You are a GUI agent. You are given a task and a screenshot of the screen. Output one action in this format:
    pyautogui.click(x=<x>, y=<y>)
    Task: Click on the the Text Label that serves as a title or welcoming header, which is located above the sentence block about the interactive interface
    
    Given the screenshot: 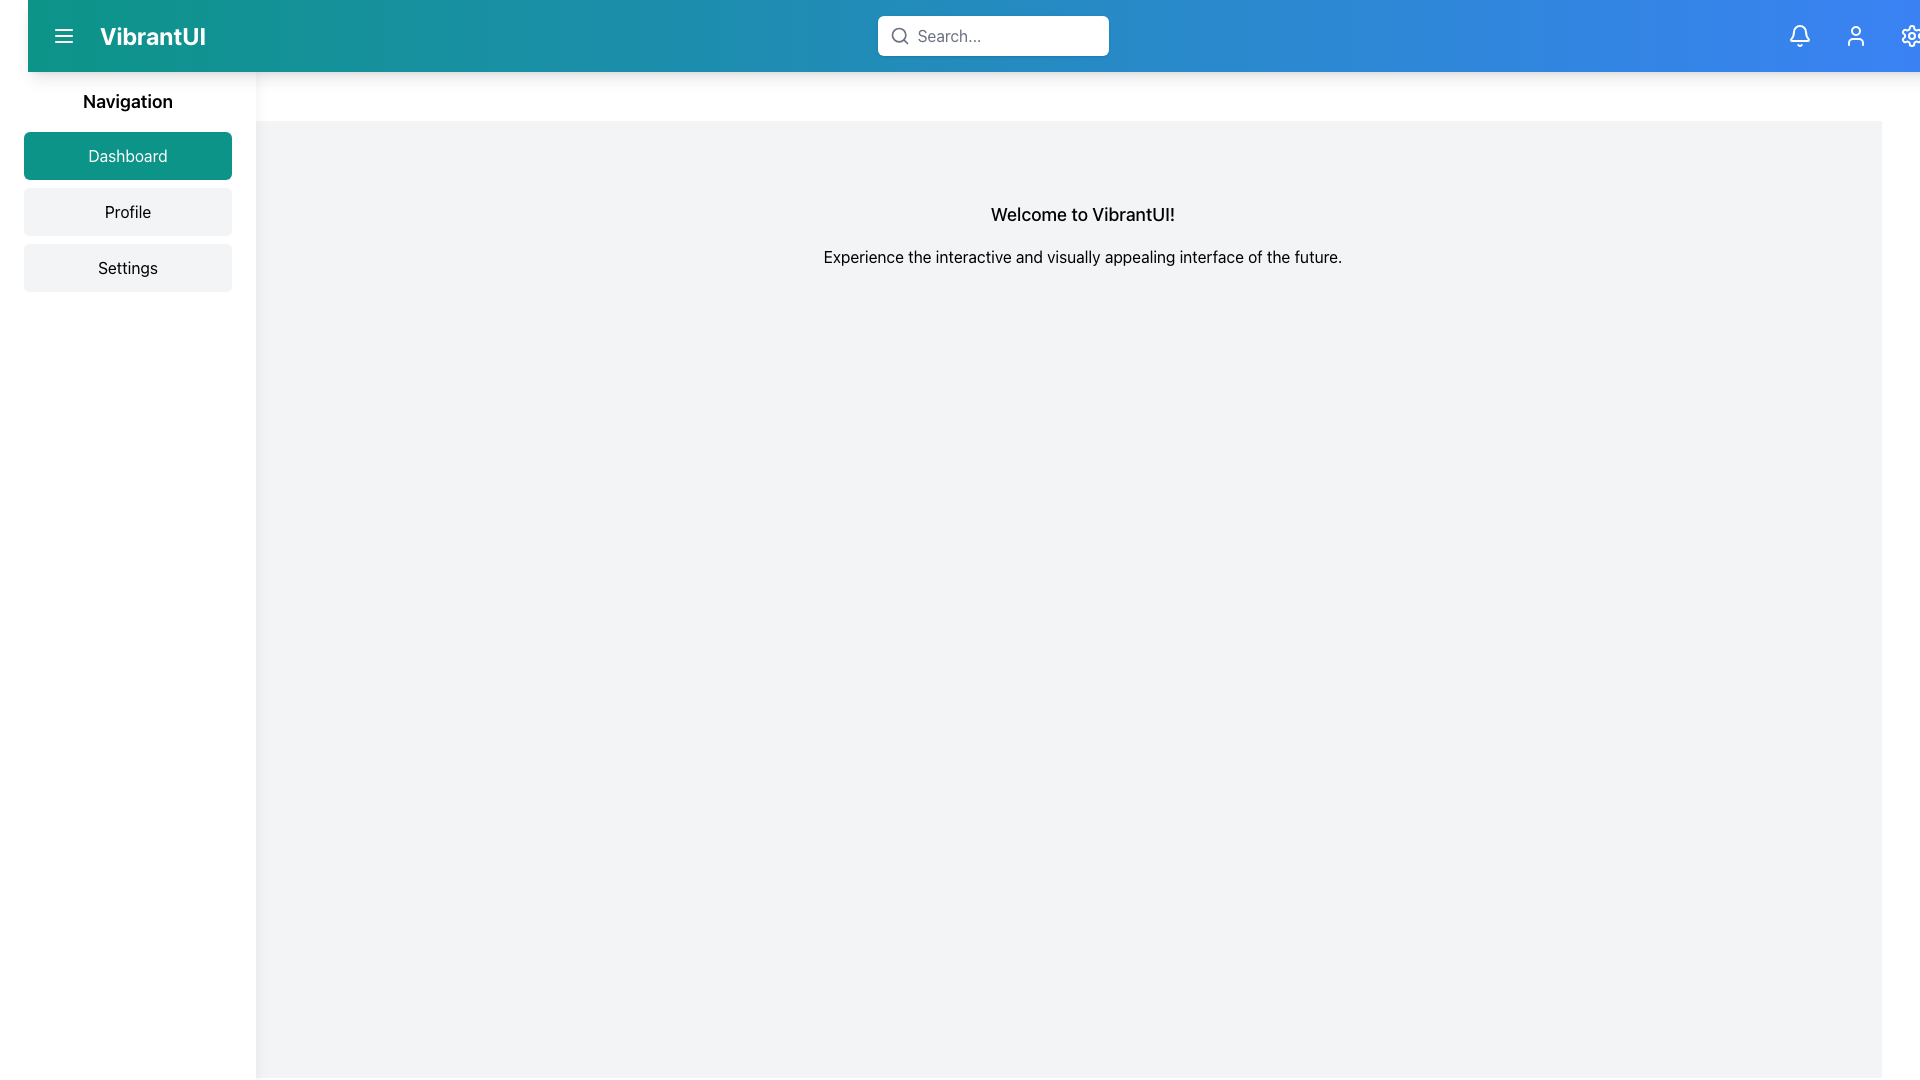 What is the action you would take?
    pyautogui.click(x=1082, y=215)
    